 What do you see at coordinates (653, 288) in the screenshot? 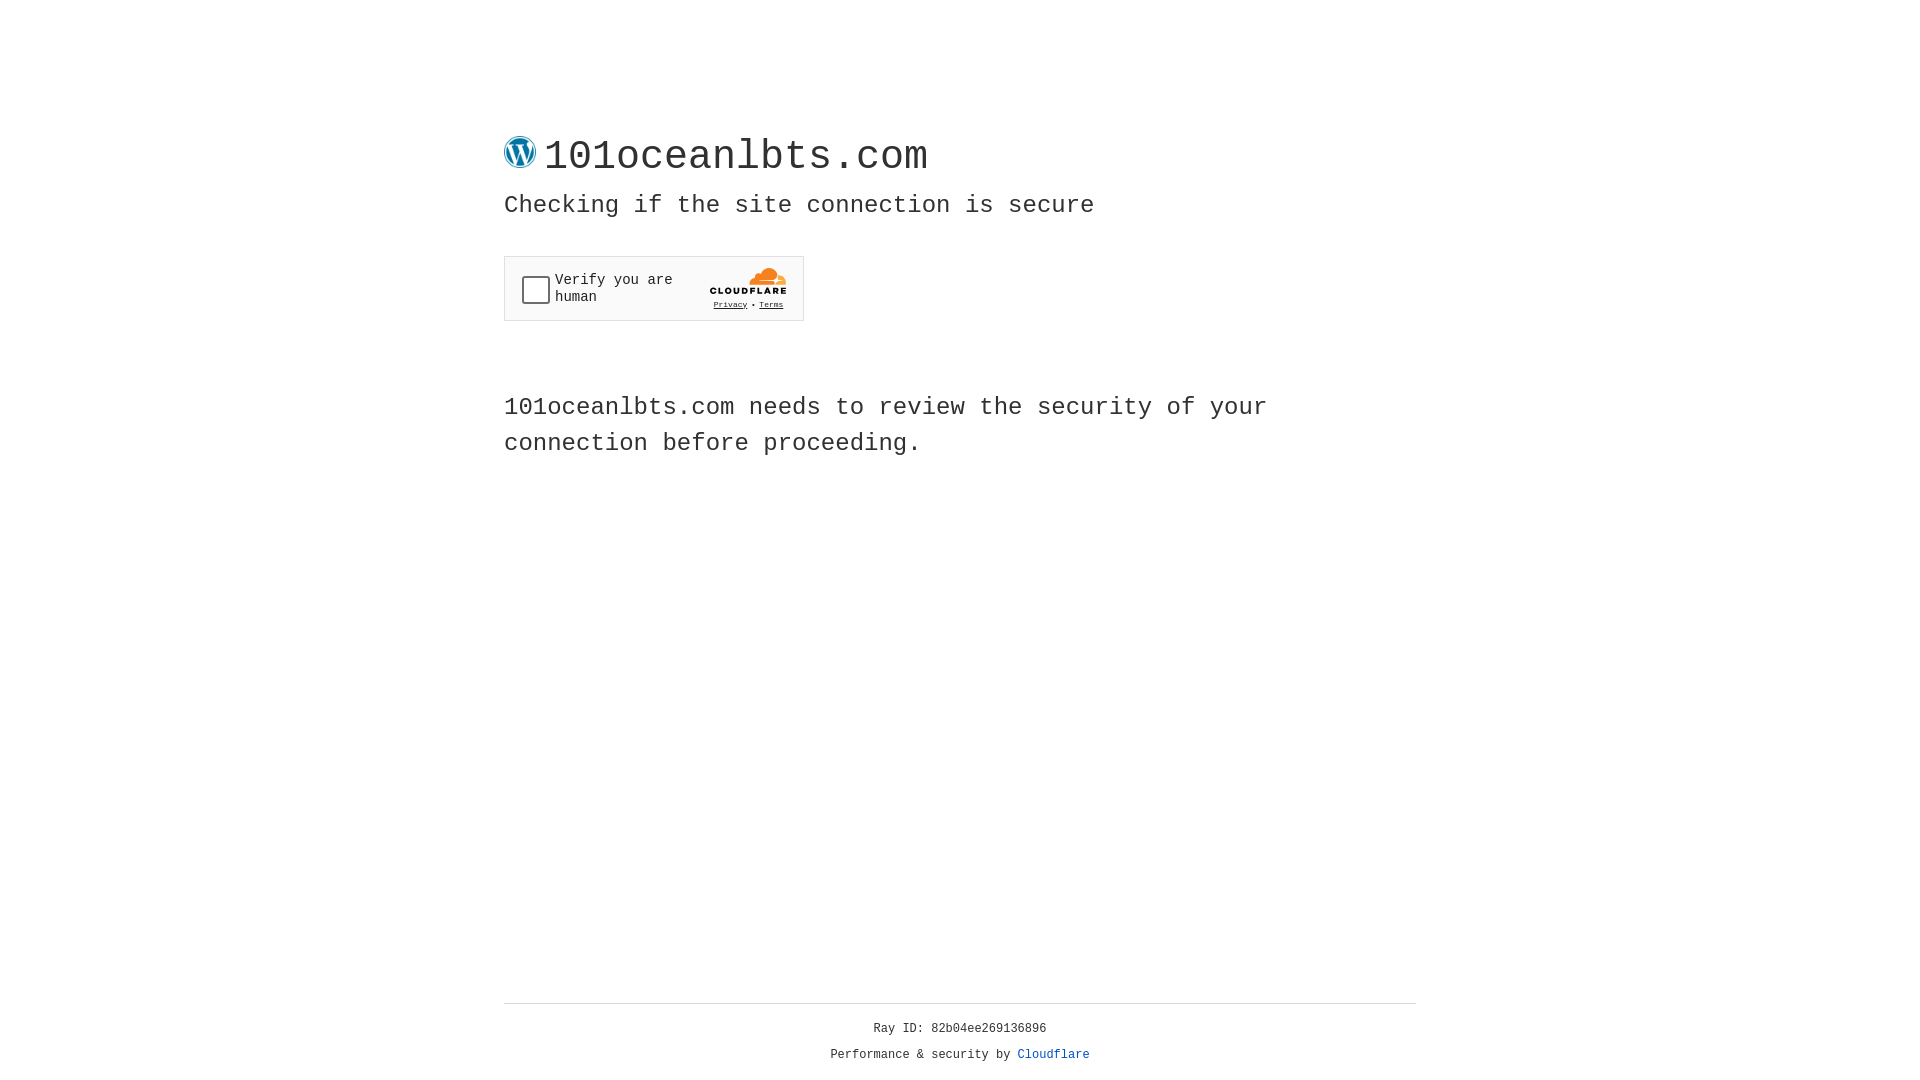
I see `'Widget containing a Cloudflare security challenge'` at bounding box center [653, 288].